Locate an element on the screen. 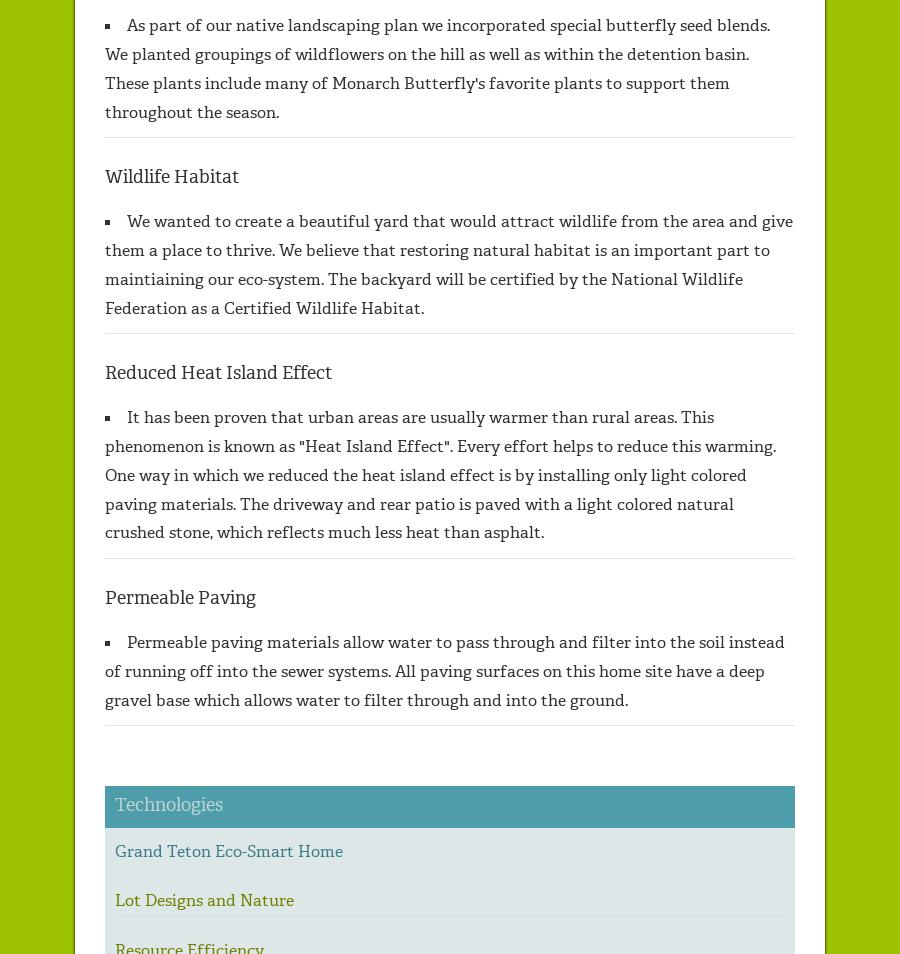 The image size is (900, 954). 'It has been proven that urban areas are usually warmer than rural areas. This phenomenon is known as "Heat Island Effect". Every effort helps to reduce this warming. One way in which we reduced the heat island effect is by installing only light colored paving materials. The driveway and rear patio is paved with a light colored natural crushed stone, which reflects much less heat than asphalt.' is located at coordinates (104, 474).